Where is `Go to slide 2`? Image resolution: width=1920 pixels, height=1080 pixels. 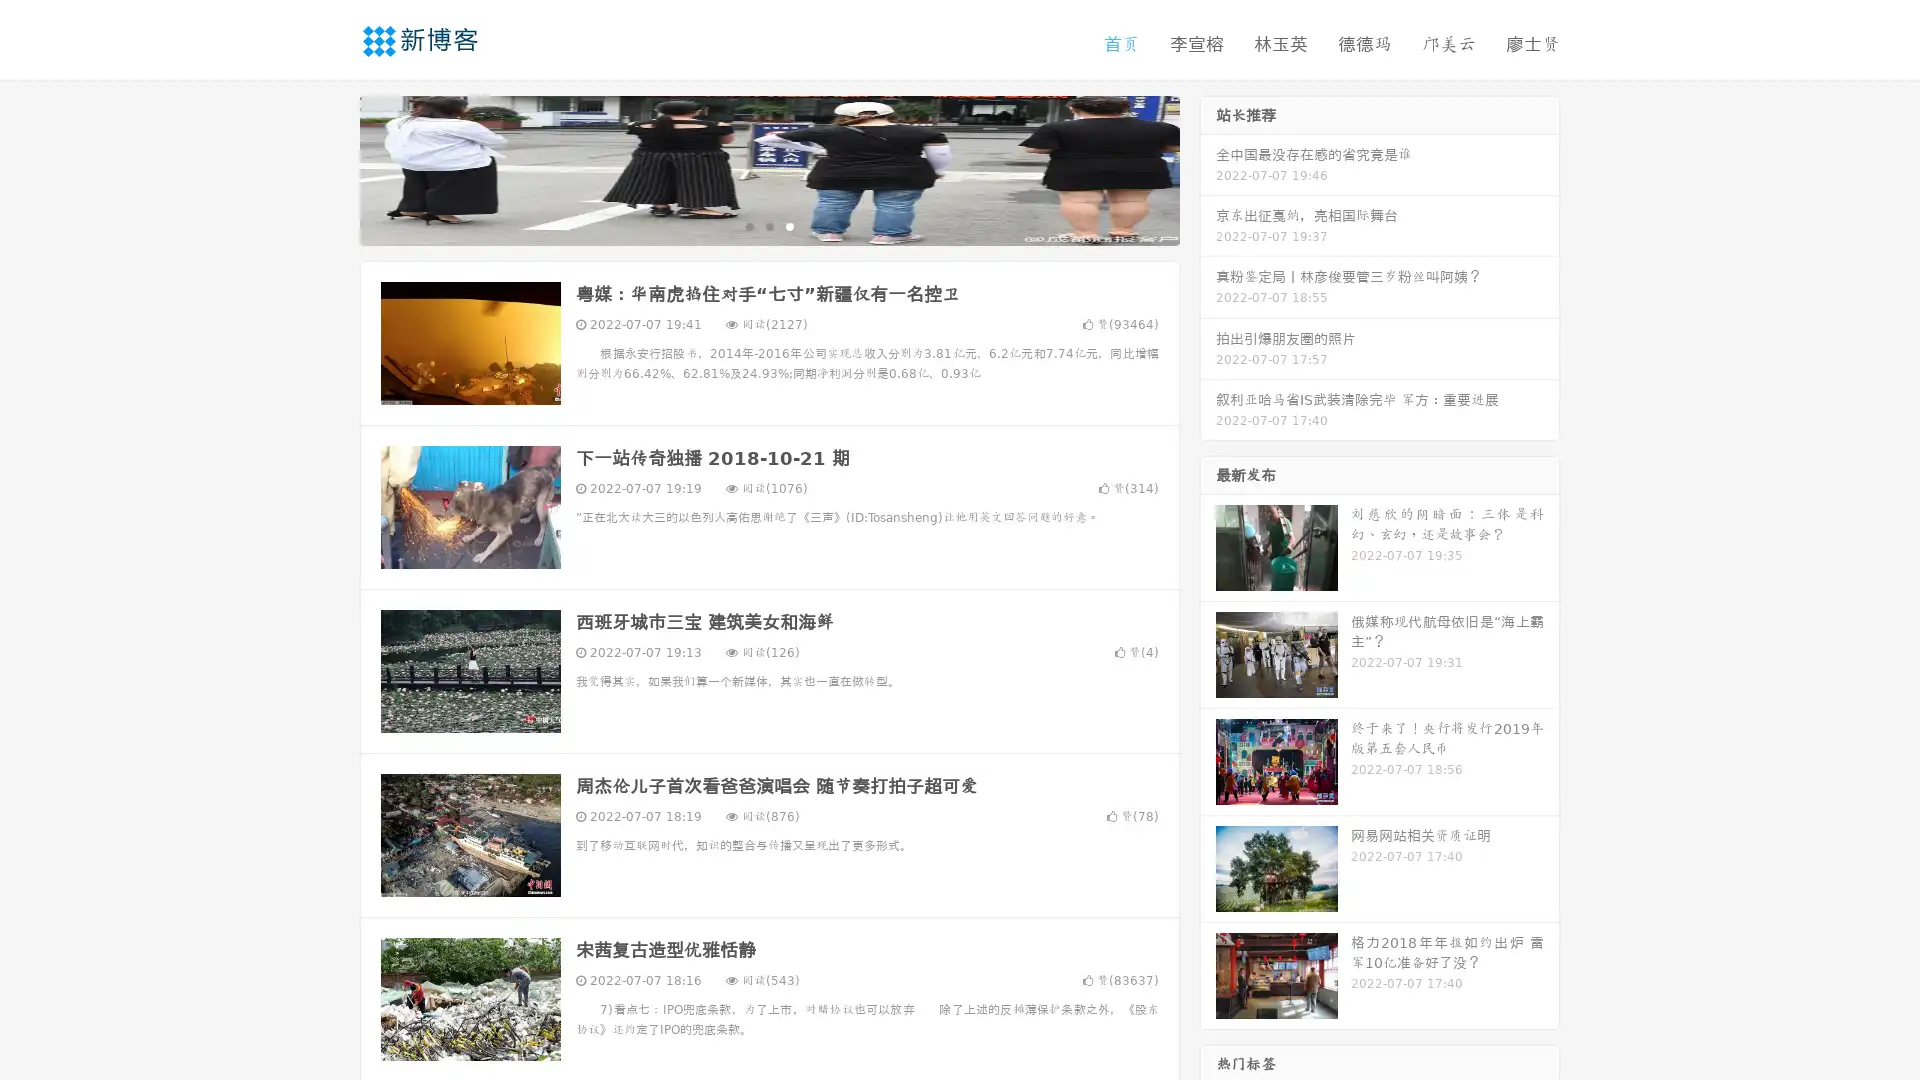 Go to slide 2 is located at coordinates (768, 225).